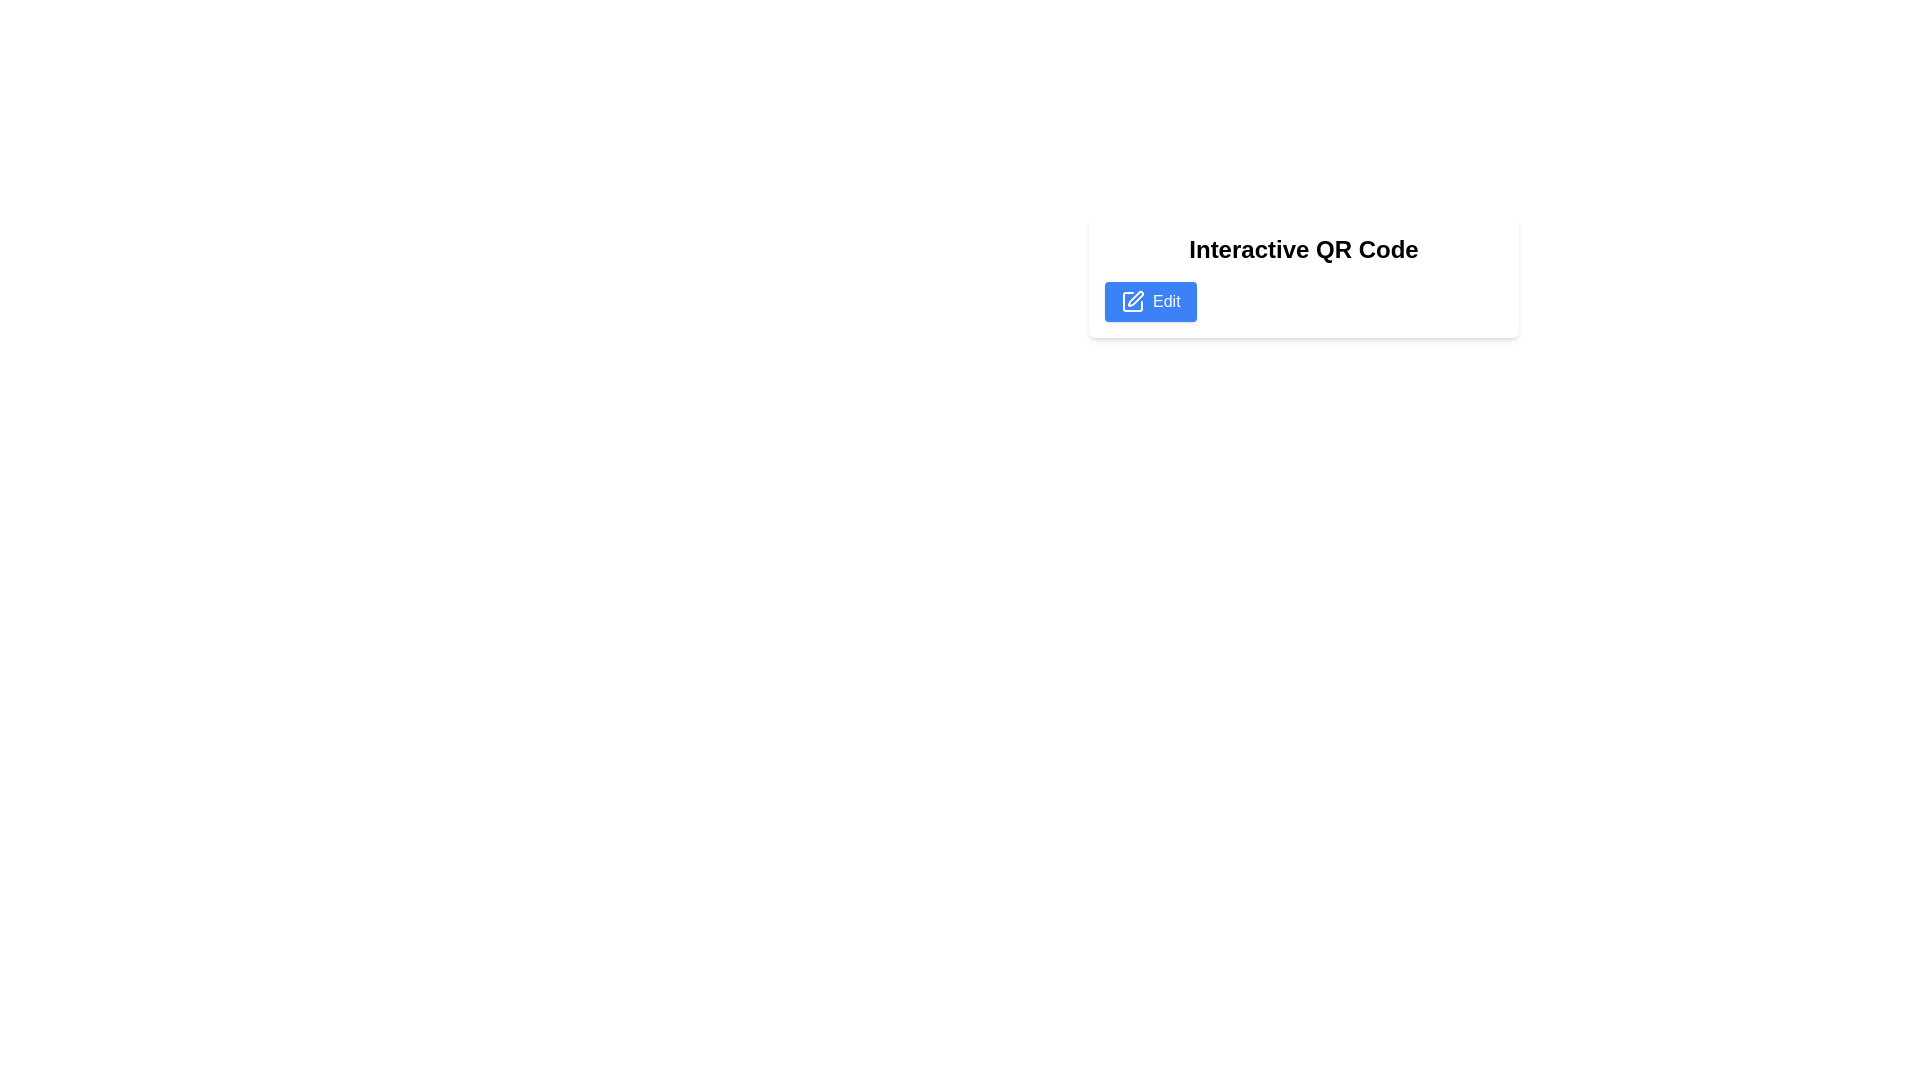 The image size is (1920, 1080). What do you see at coordinates (1304, 249) in the screenshot?
I see `static text label that serves as a header for the card-like widget, located at the top of the widget with rounded corners` at bounding box center [1304, 249].